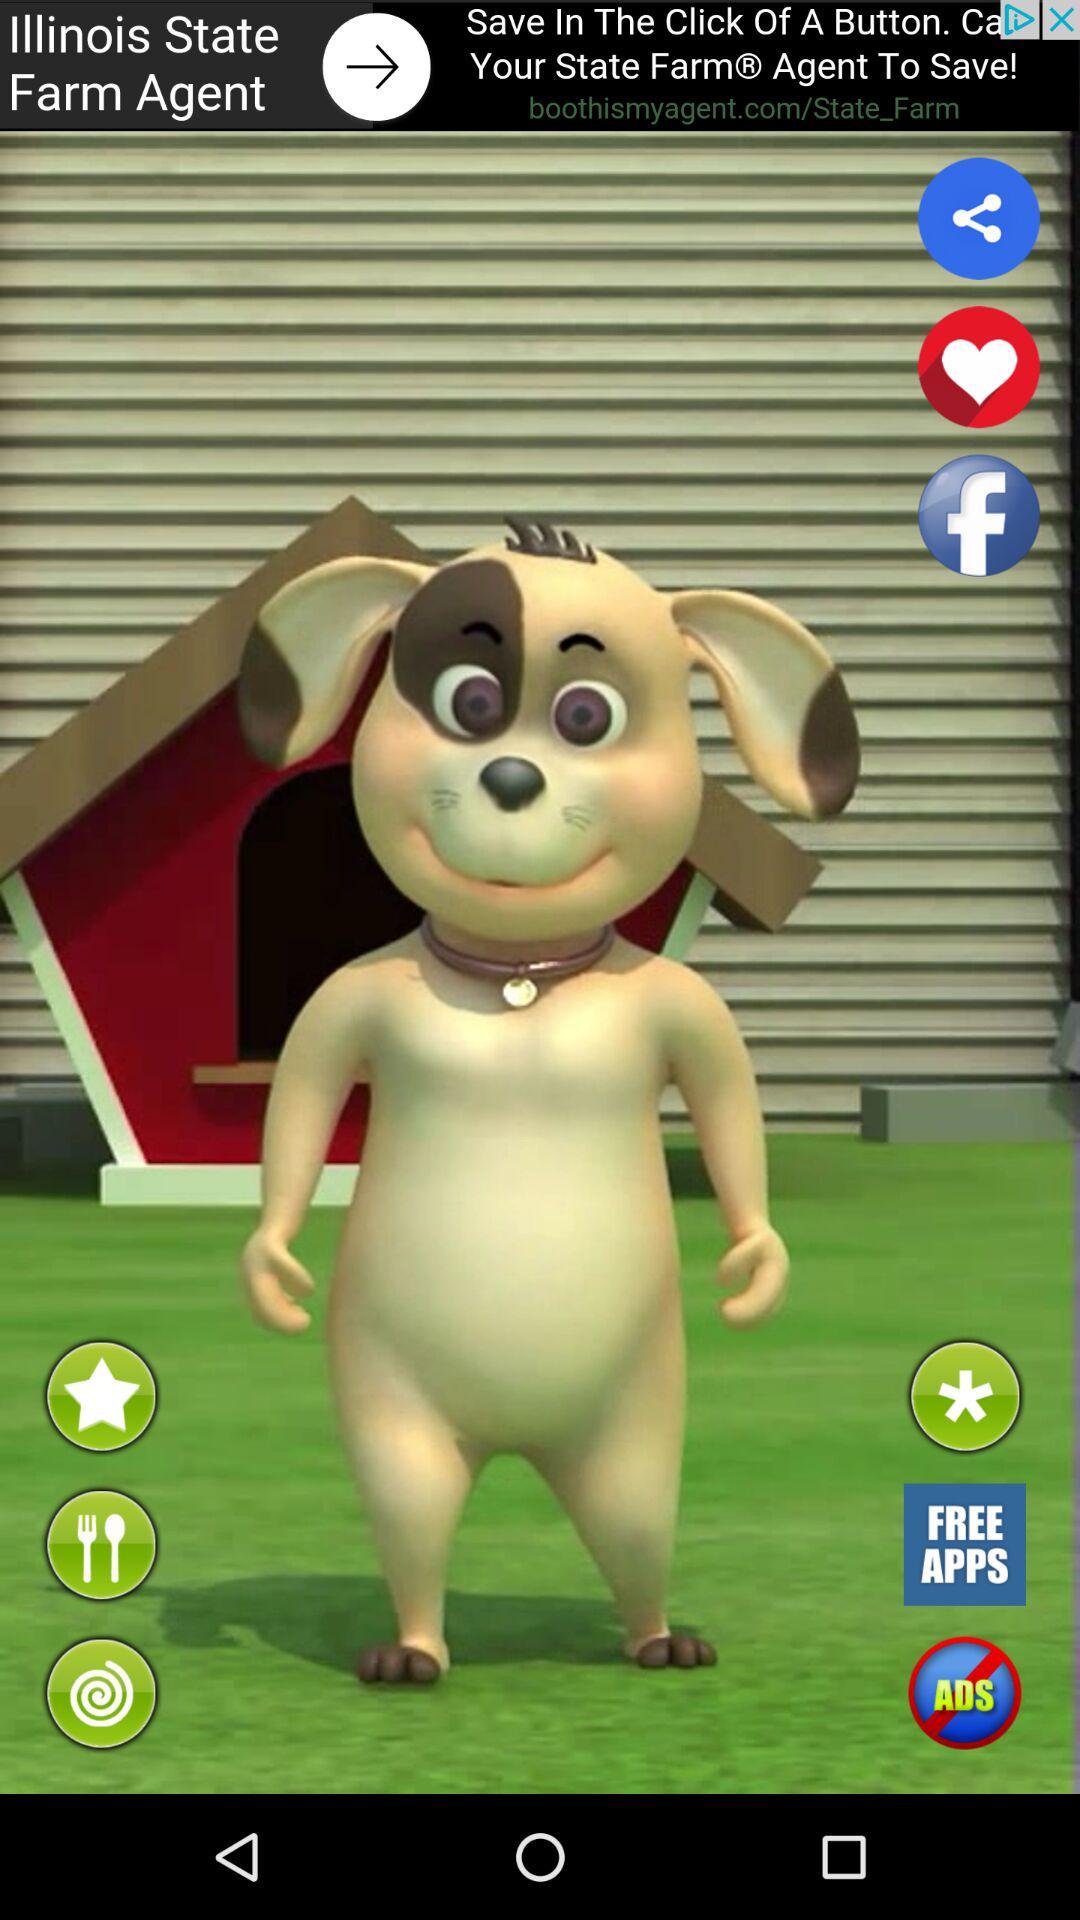 The height and width of the screenshot is (1920, 1080). What do you see at coordinates (978, 392) in the screenshot?
I see `the favorite icon` at bounding box center [978, 392].